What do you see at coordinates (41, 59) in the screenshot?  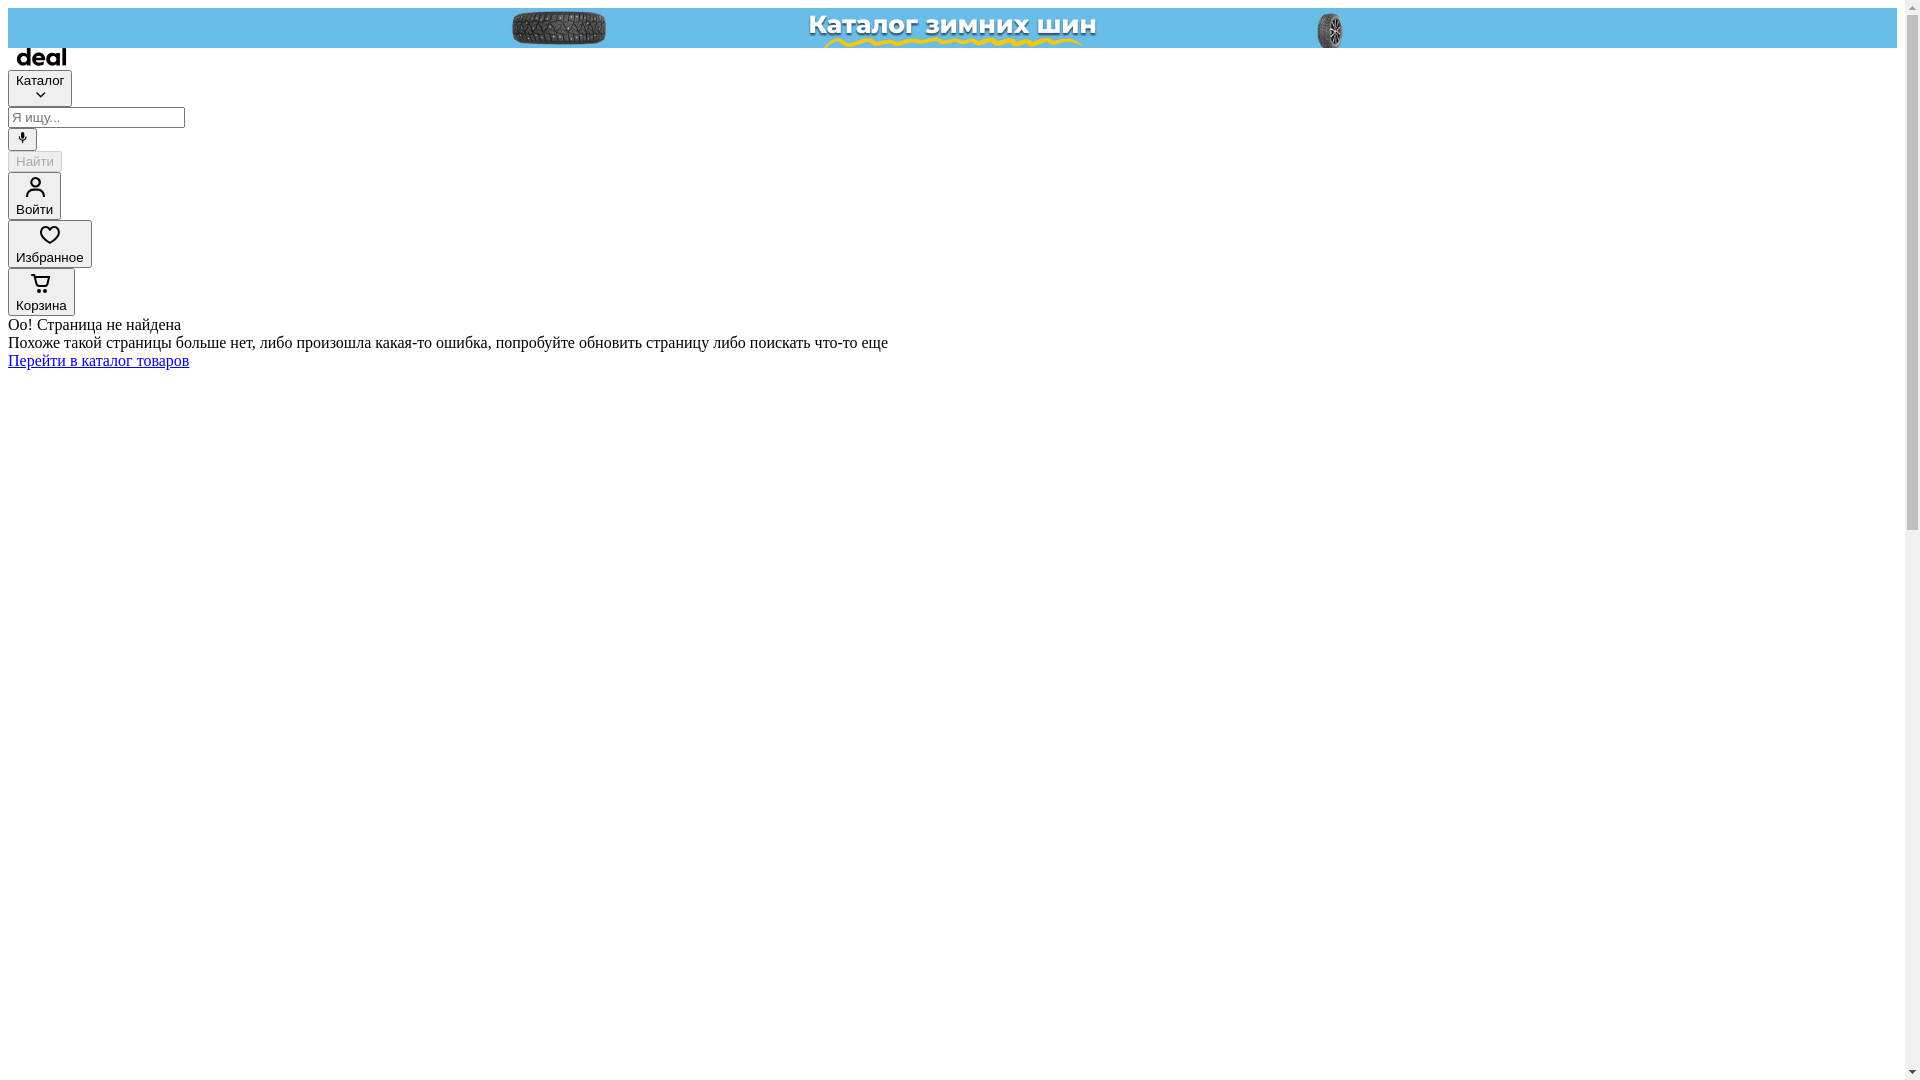 I see `'deal.by'` at bounding box center [41, 59].